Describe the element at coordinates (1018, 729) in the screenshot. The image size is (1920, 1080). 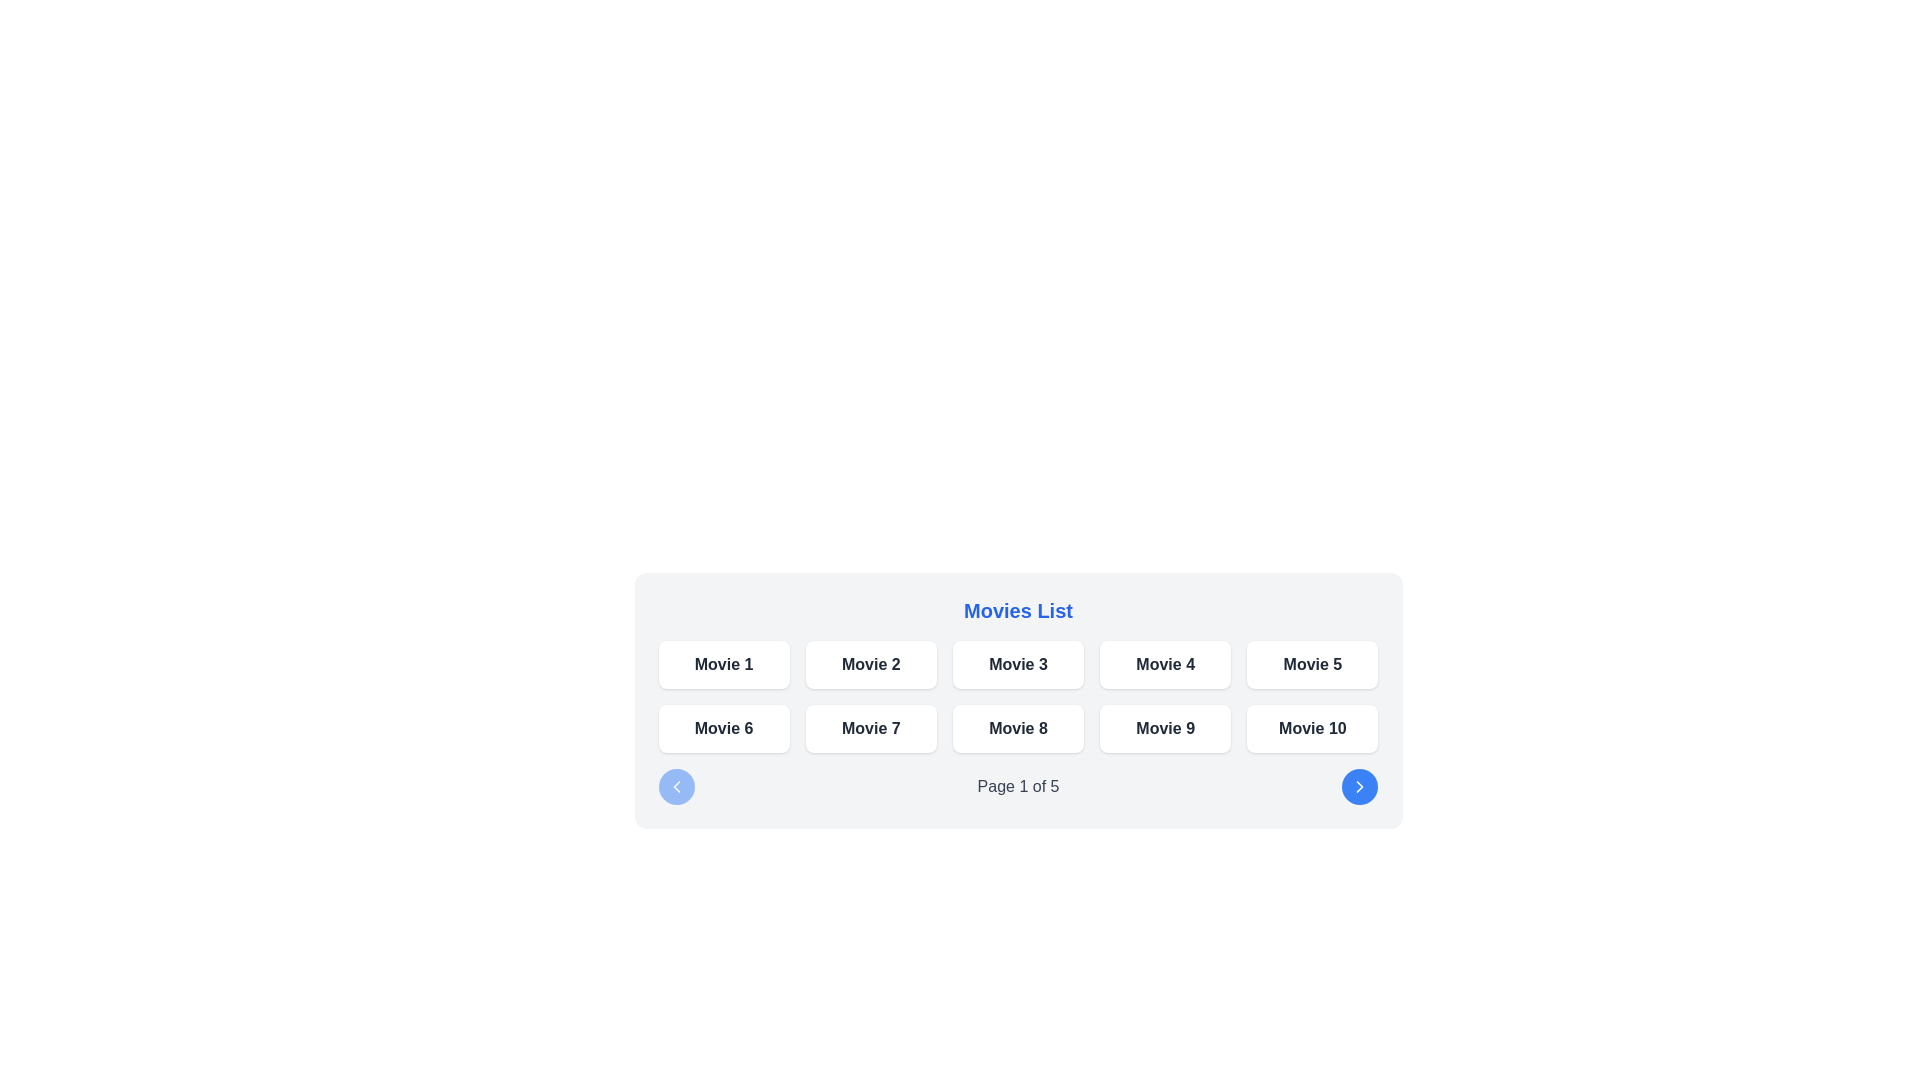
I see `the static text display labeled 'Movie 8', which is located in the second row and third column of a grid layout containing similar elements` at that location.